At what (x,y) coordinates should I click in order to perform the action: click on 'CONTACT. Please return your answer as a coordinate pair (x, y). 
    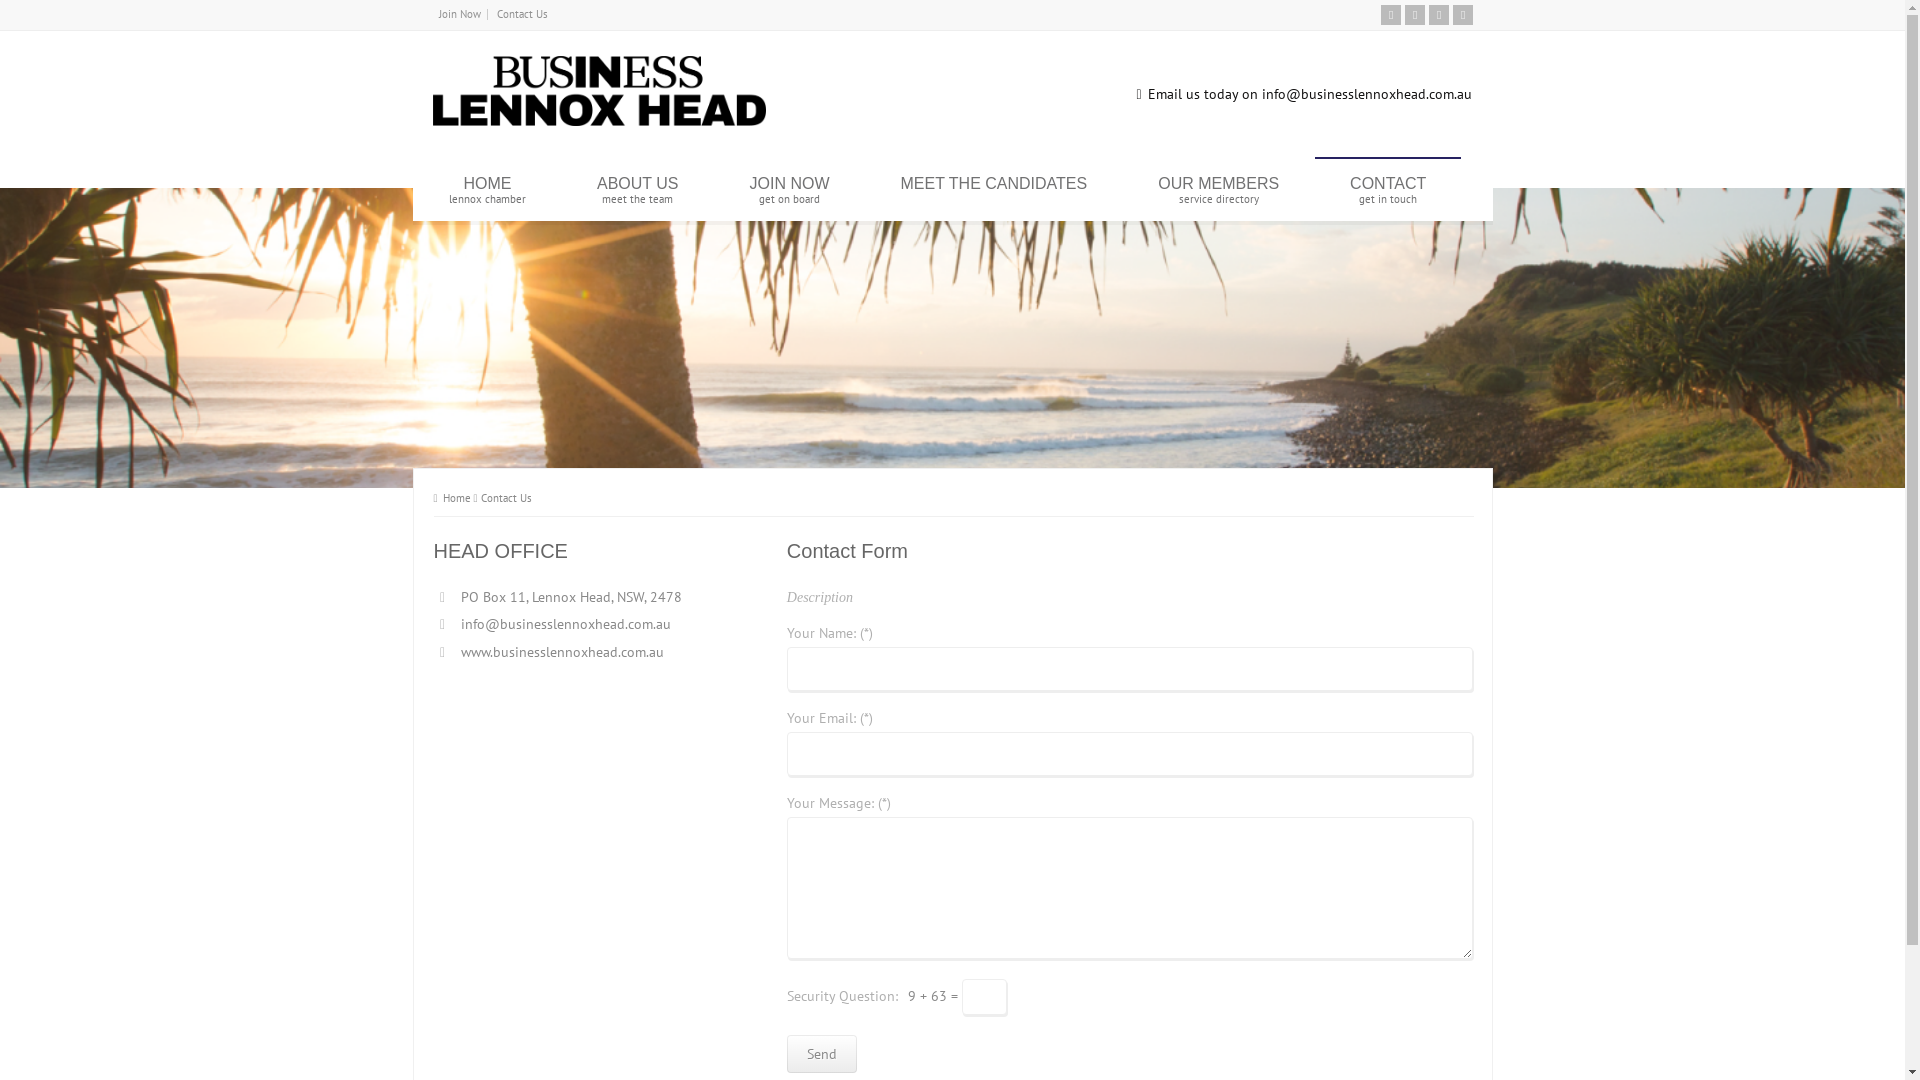
    Looking at the image, I should click on (1386, 189).